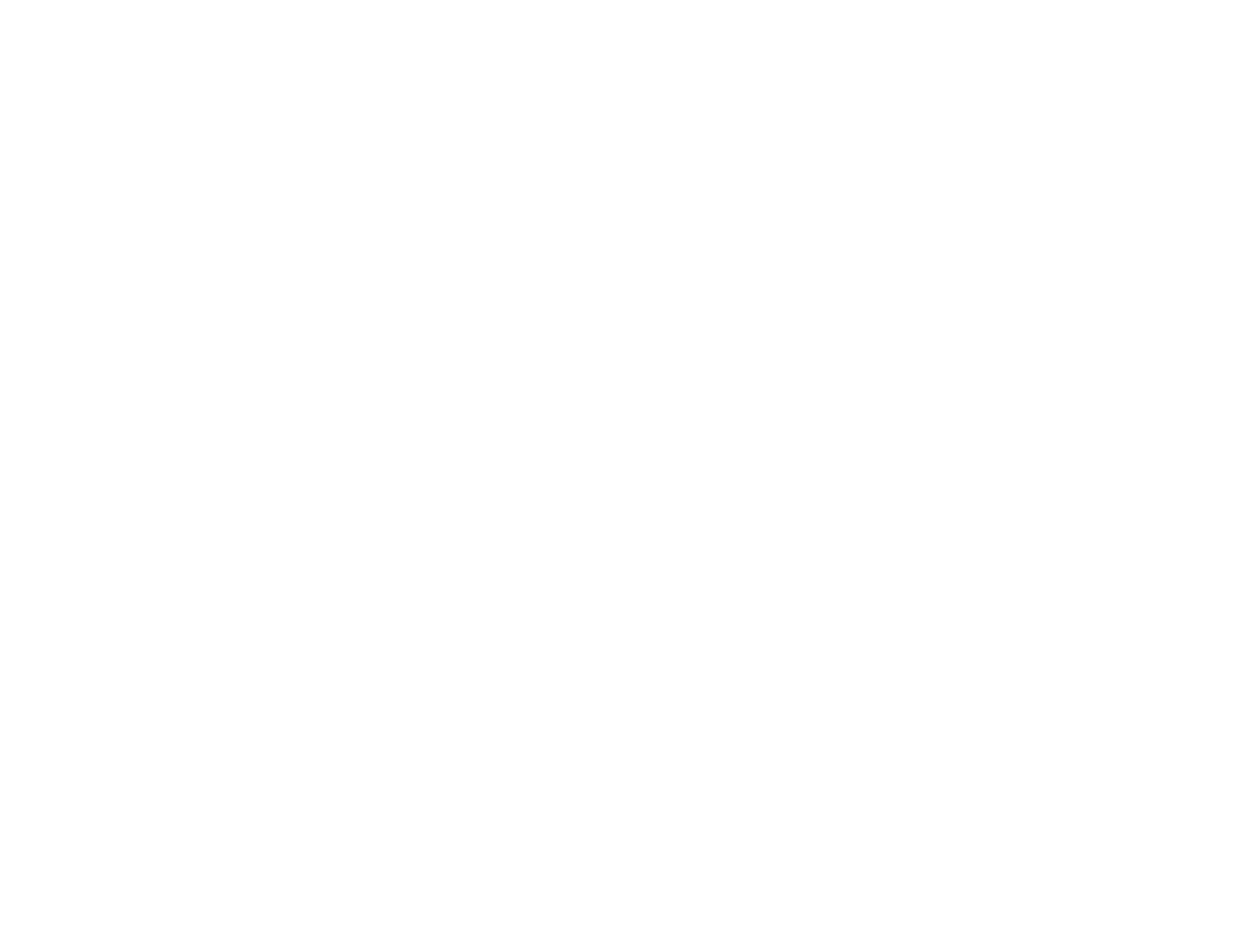  What do you see at coordinates (1131, 50) in the screenshot?
I see `'remove'` at bounding box center [1131, 50].